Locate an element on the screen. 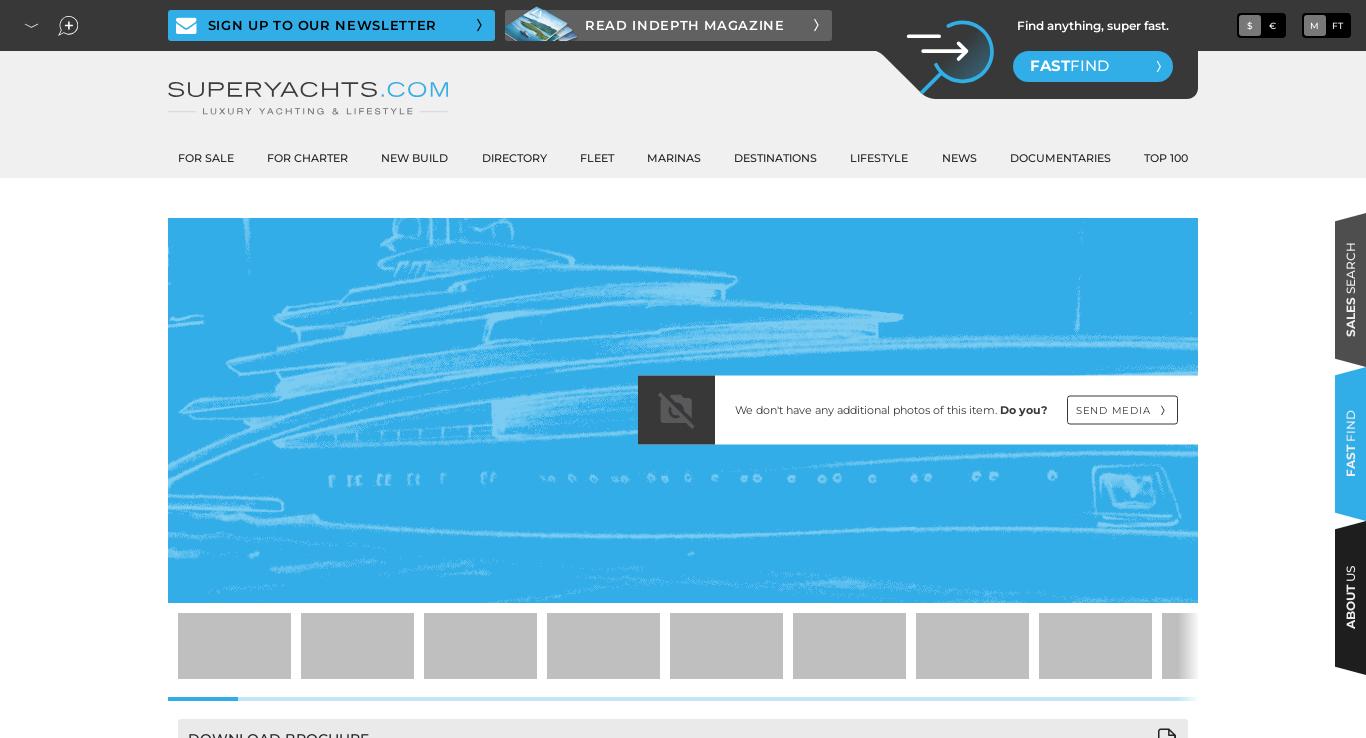 The image size is (1366, 738). 'Interviews' is located at coordinates (1143, 149).